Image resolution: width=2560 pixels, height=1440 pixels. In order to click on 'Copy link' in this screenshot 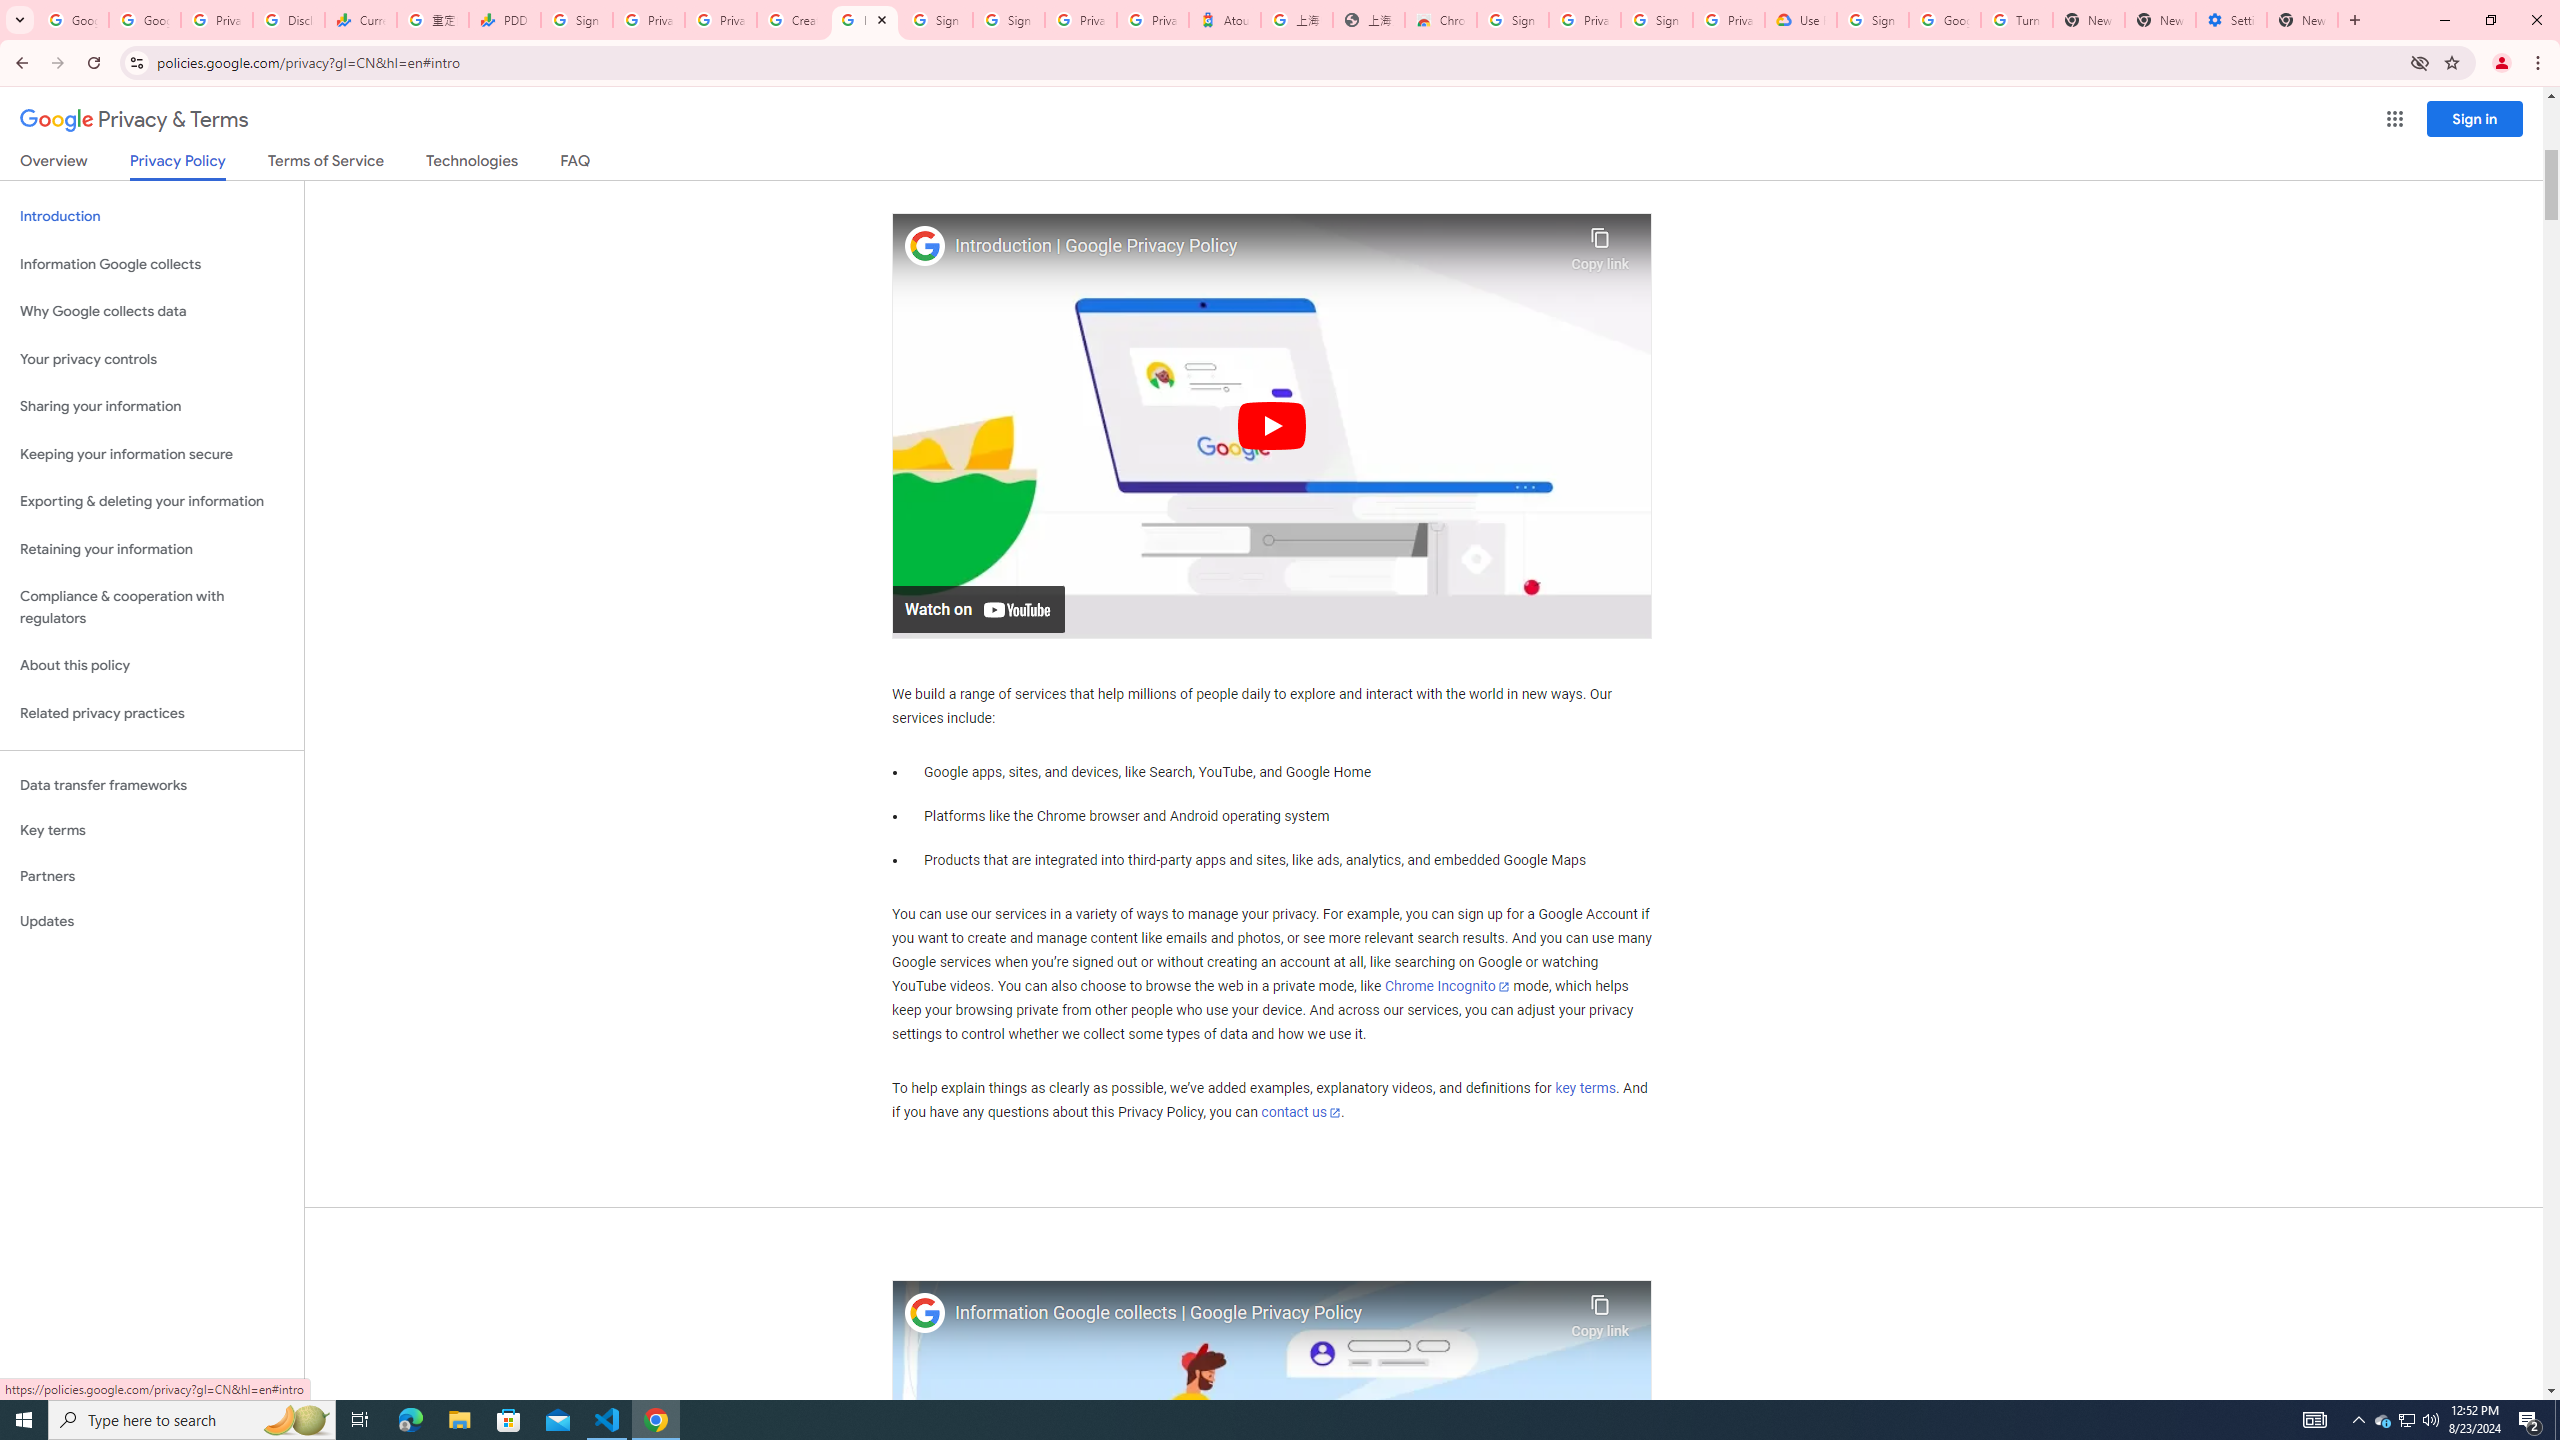, I will do `click(1599, 1310)`.